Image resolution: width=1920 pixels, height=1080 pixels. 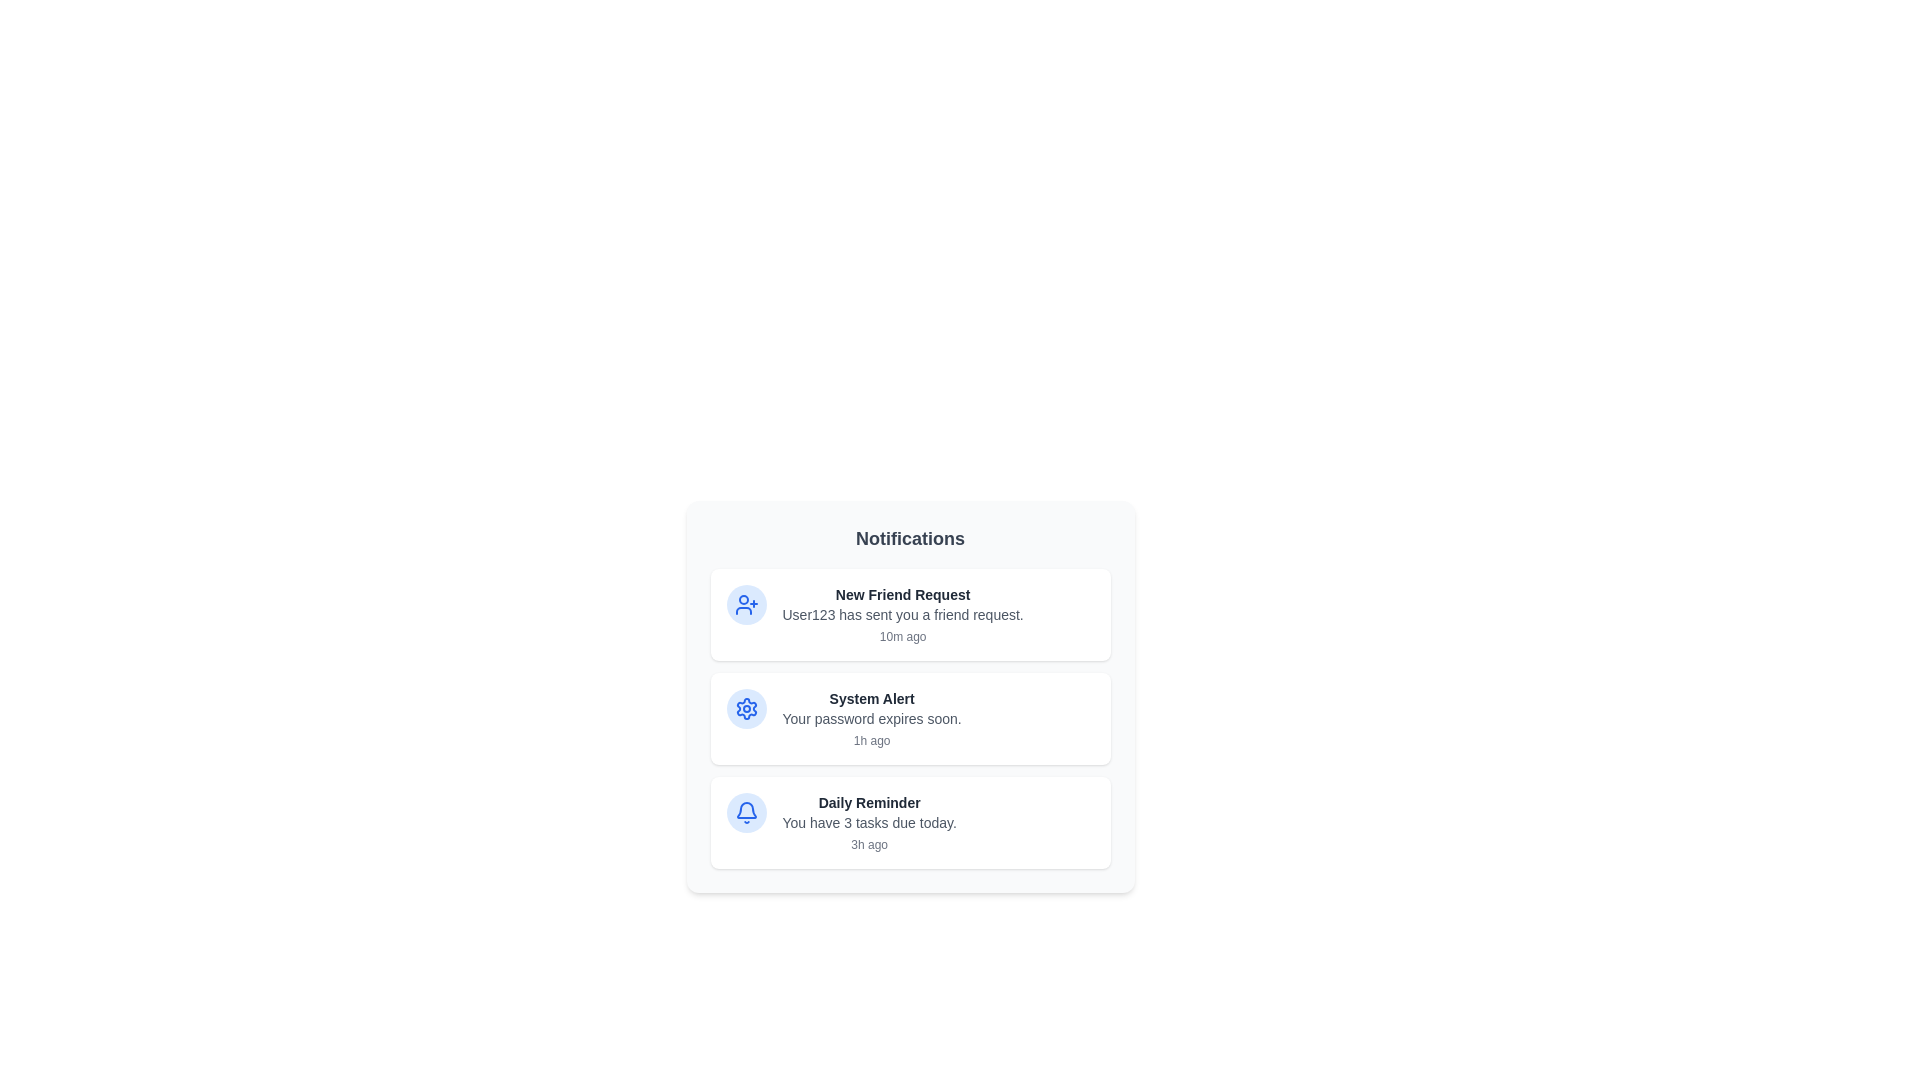 I want to click on the icon of the notification corresponding to Daily Reminder, so click(x=745, y=813).